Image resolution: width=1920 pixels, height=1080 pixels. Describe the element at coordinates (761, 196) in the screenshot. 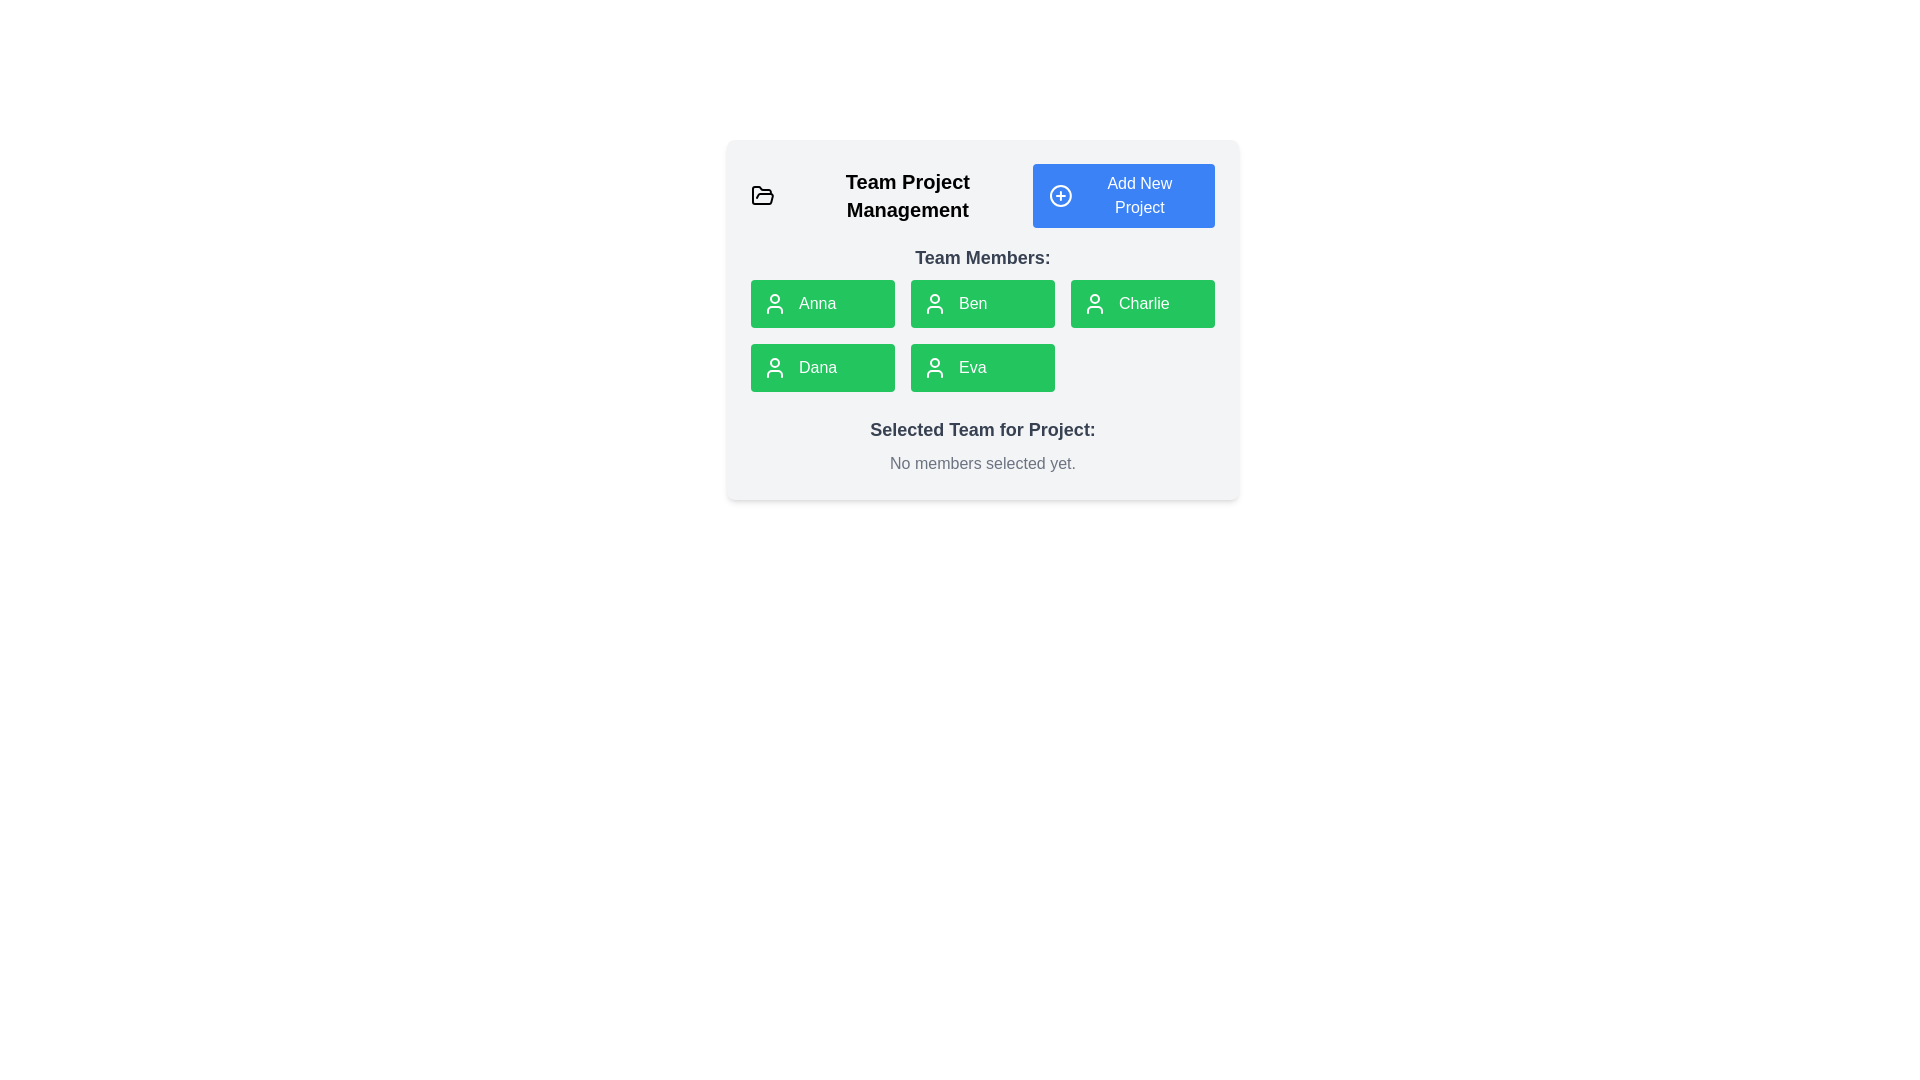

I see `the graphical icon located at the leftmost side of the 'Team Project Management' section for interaction` at that location.